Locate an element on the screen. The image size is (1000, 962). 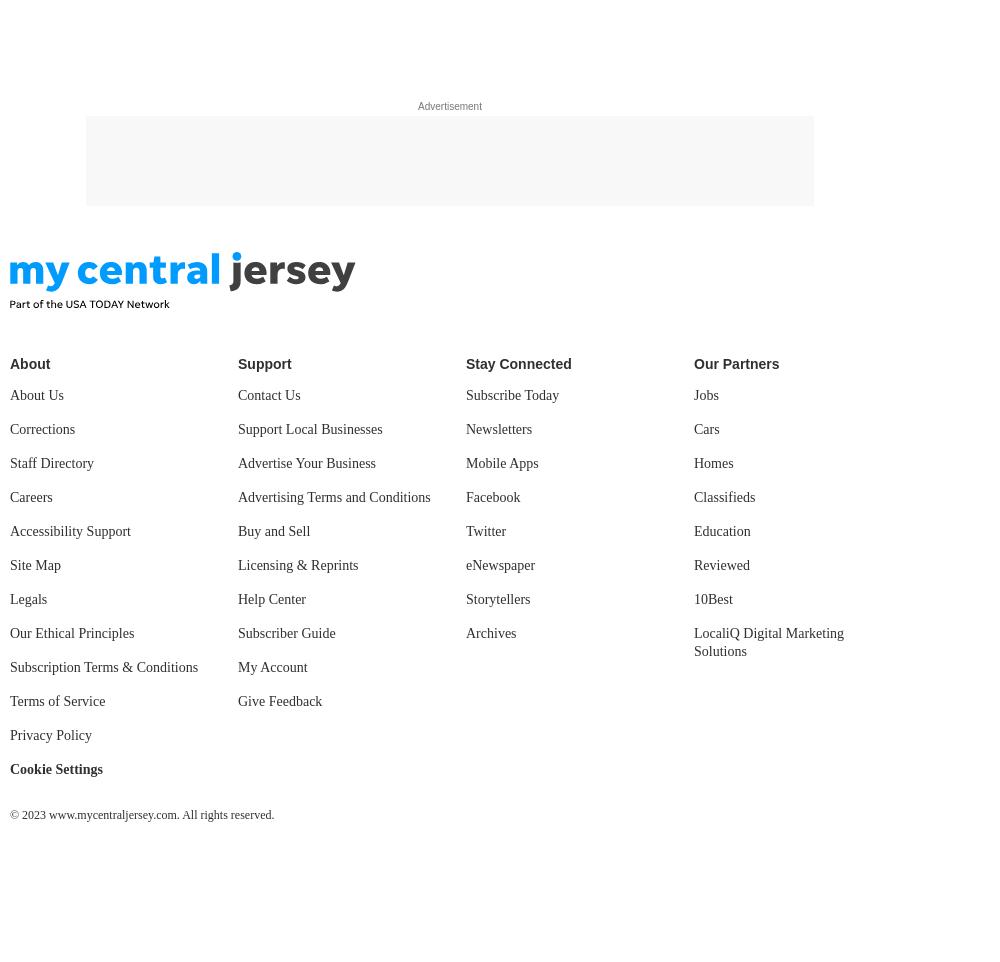
'Reviewed' is located at coordinates (720, 565).